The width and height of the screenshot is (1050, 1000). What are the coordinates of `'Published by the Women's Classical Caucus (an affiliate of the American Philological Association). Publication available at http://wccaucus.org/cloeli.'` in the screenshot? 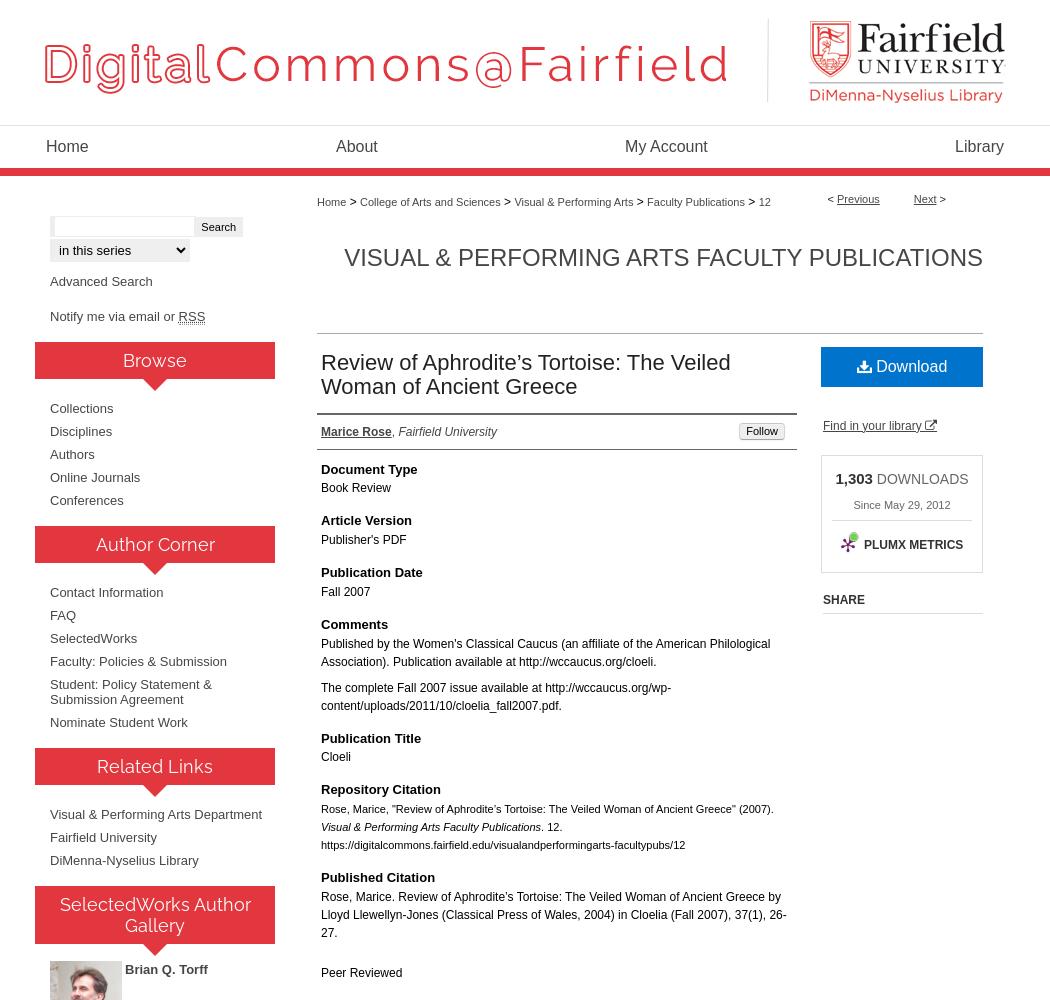 It's located at (545, 652).